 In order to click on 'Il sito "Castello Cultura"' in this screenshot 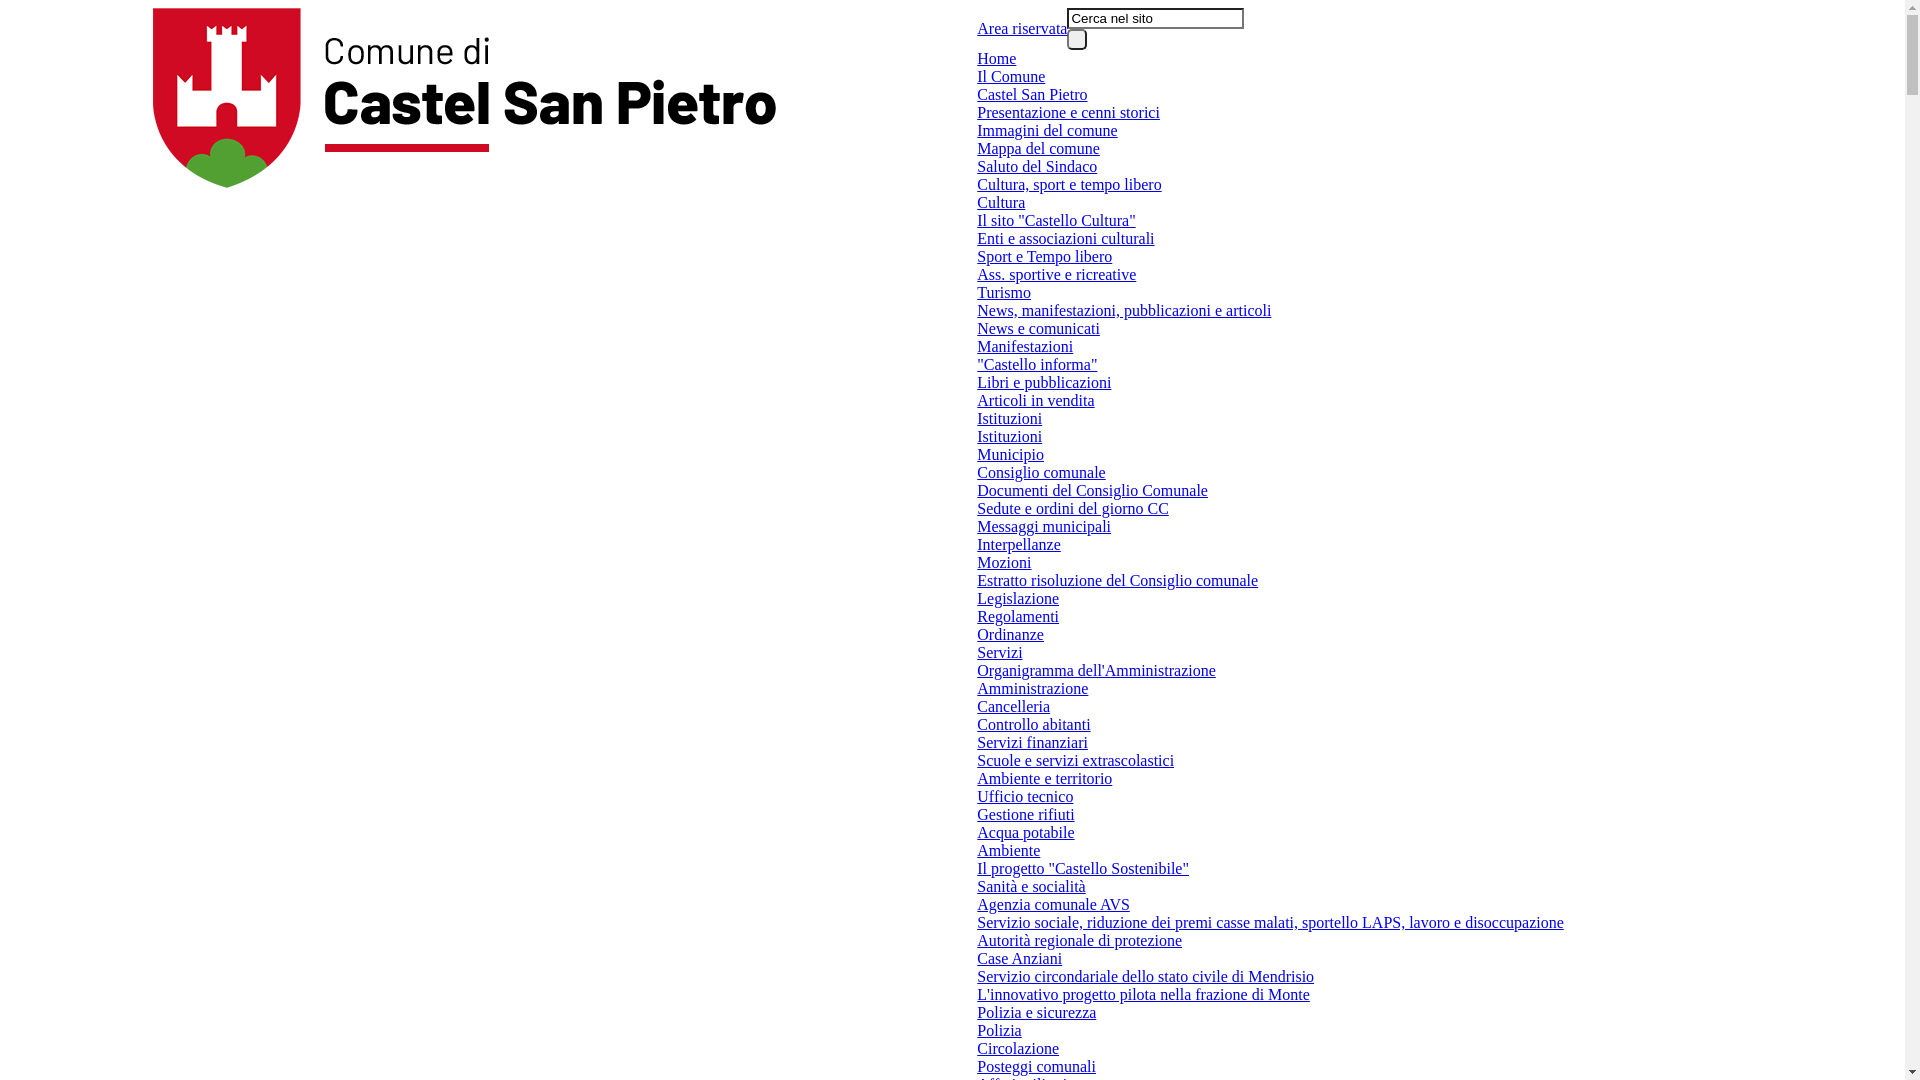, I will do `click(1055, 220)`.